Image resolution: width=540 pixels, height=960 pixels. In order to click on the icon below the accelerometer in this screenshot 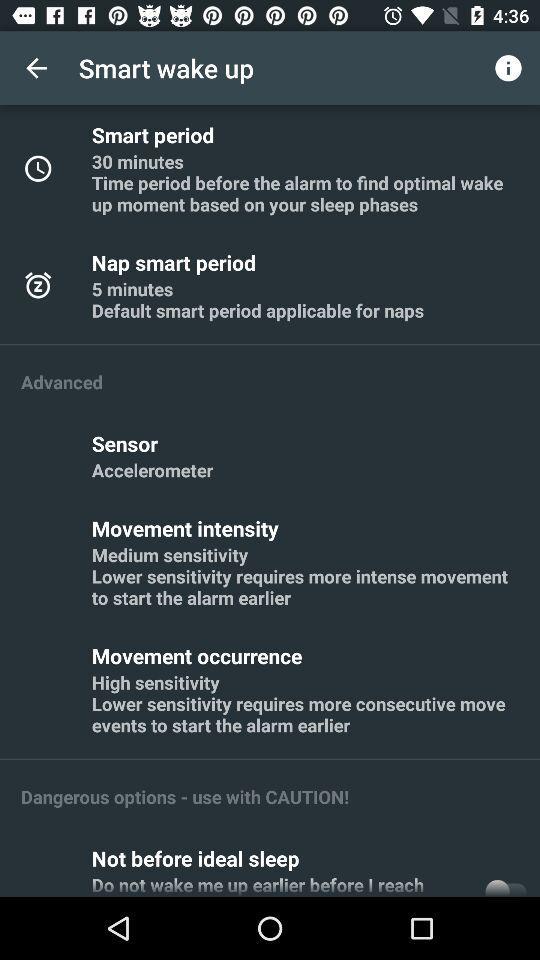, I will do `click(188, 527)`.